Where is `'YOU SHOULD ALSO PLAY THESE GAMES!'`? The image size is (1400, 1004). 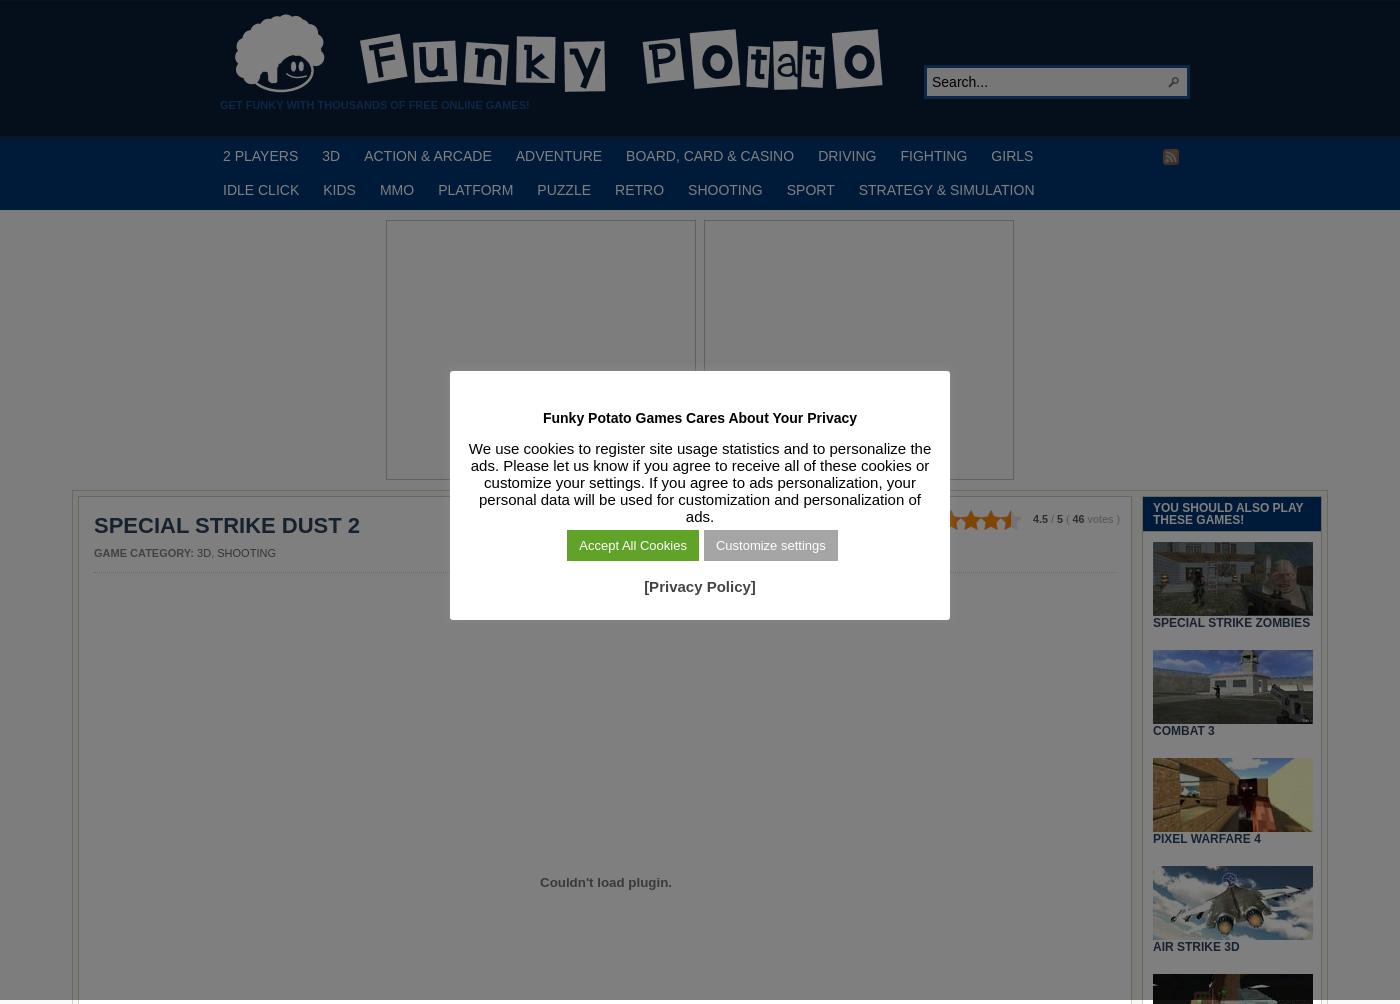 'YOU SHOULD ALSO PLAY THESE GAMES!' is located at coordinates (1227, 513).